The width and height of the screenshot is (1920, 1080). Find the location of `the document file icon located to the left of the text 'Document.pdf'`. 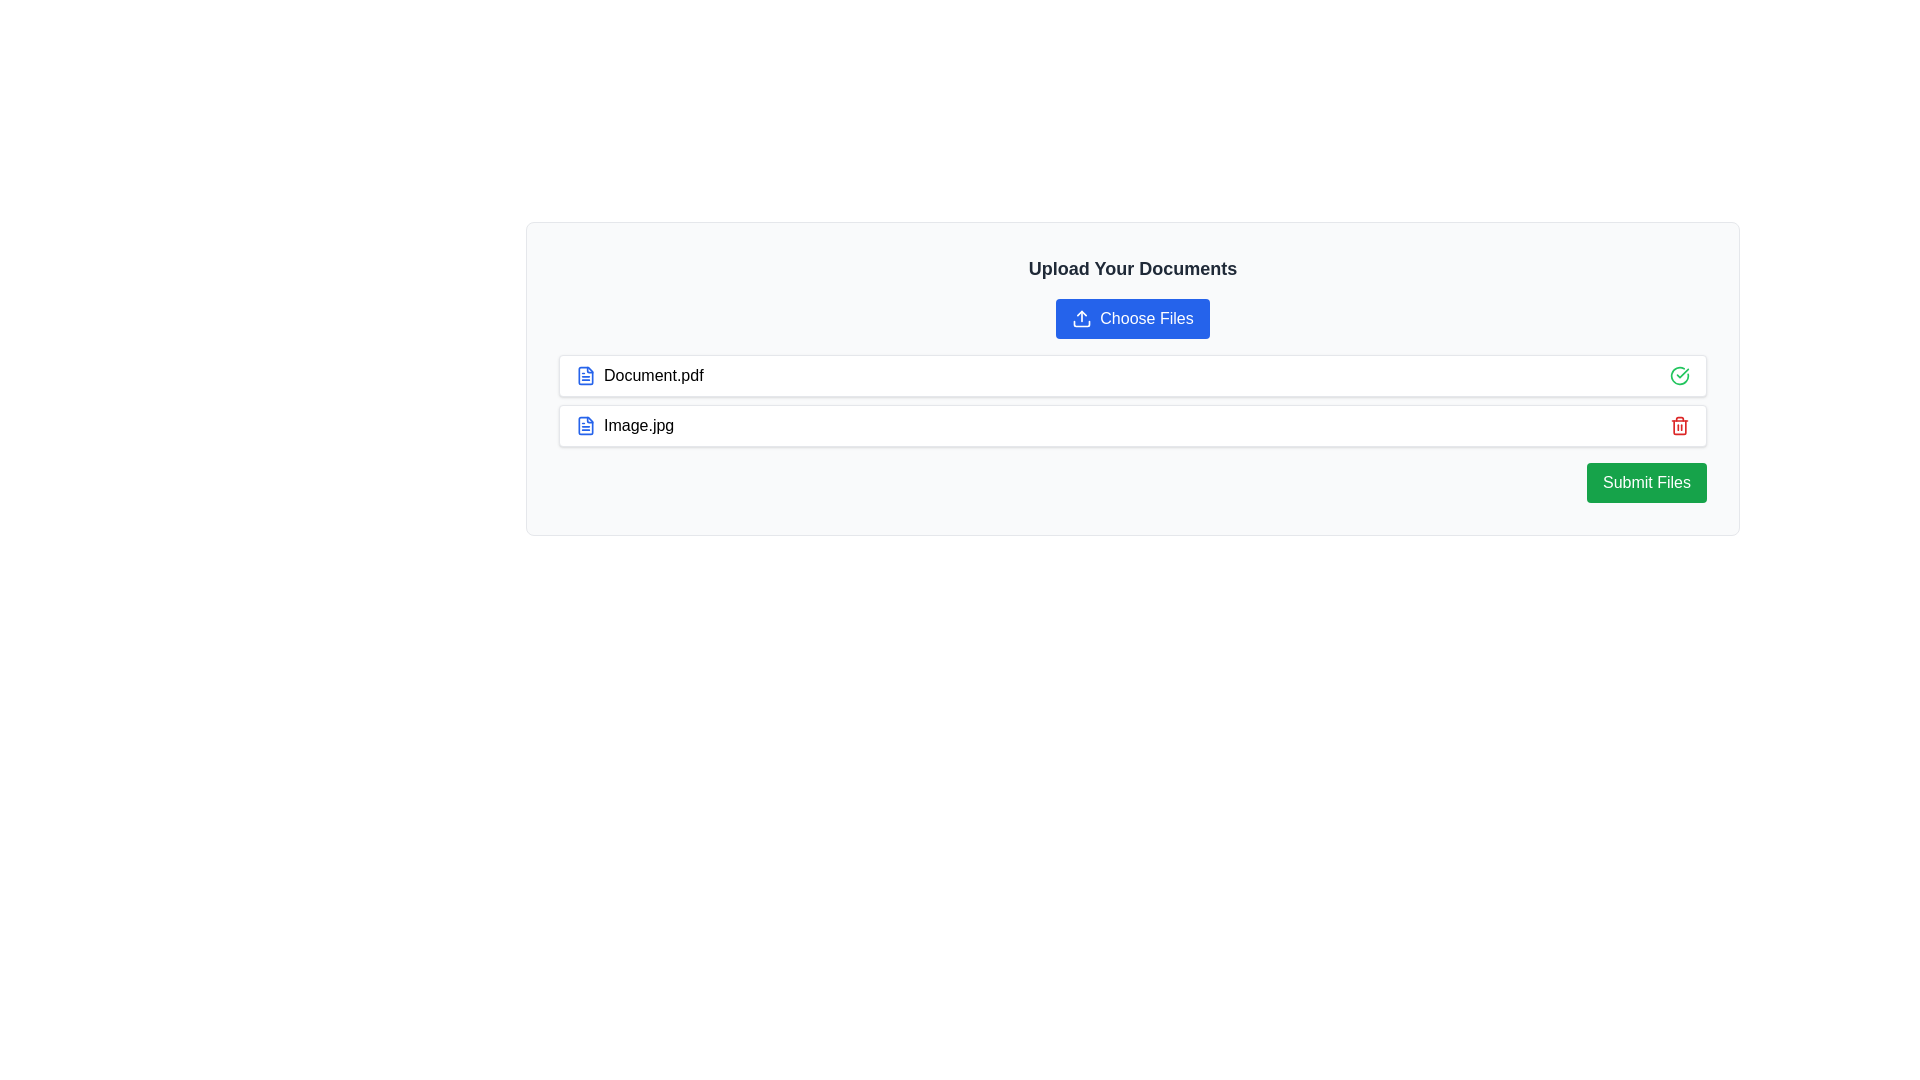

the document file icon located to the left of the text 'Document.pdf' is located at coordinates (584, 375).